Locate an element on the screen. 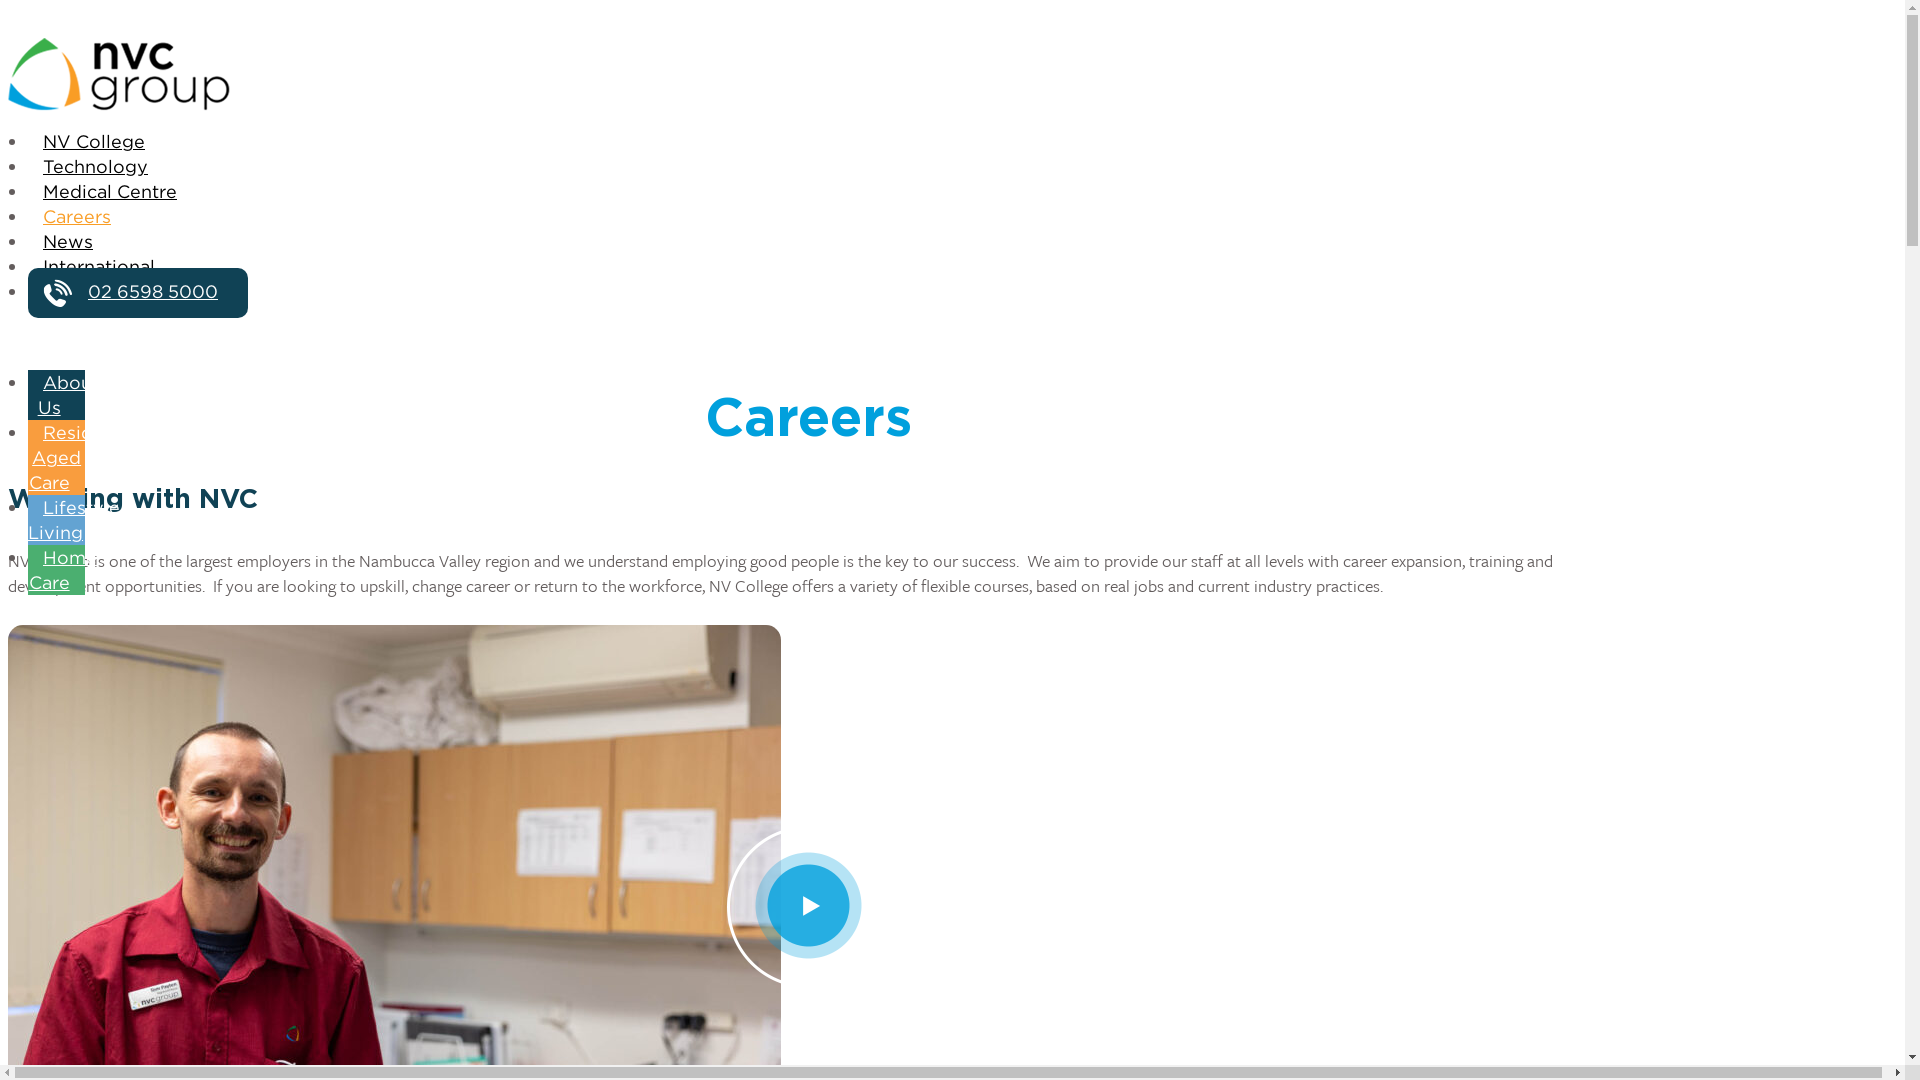 This screenshot has width=1920, height=1080. 'Technology' is located at coordinates (94, 167).